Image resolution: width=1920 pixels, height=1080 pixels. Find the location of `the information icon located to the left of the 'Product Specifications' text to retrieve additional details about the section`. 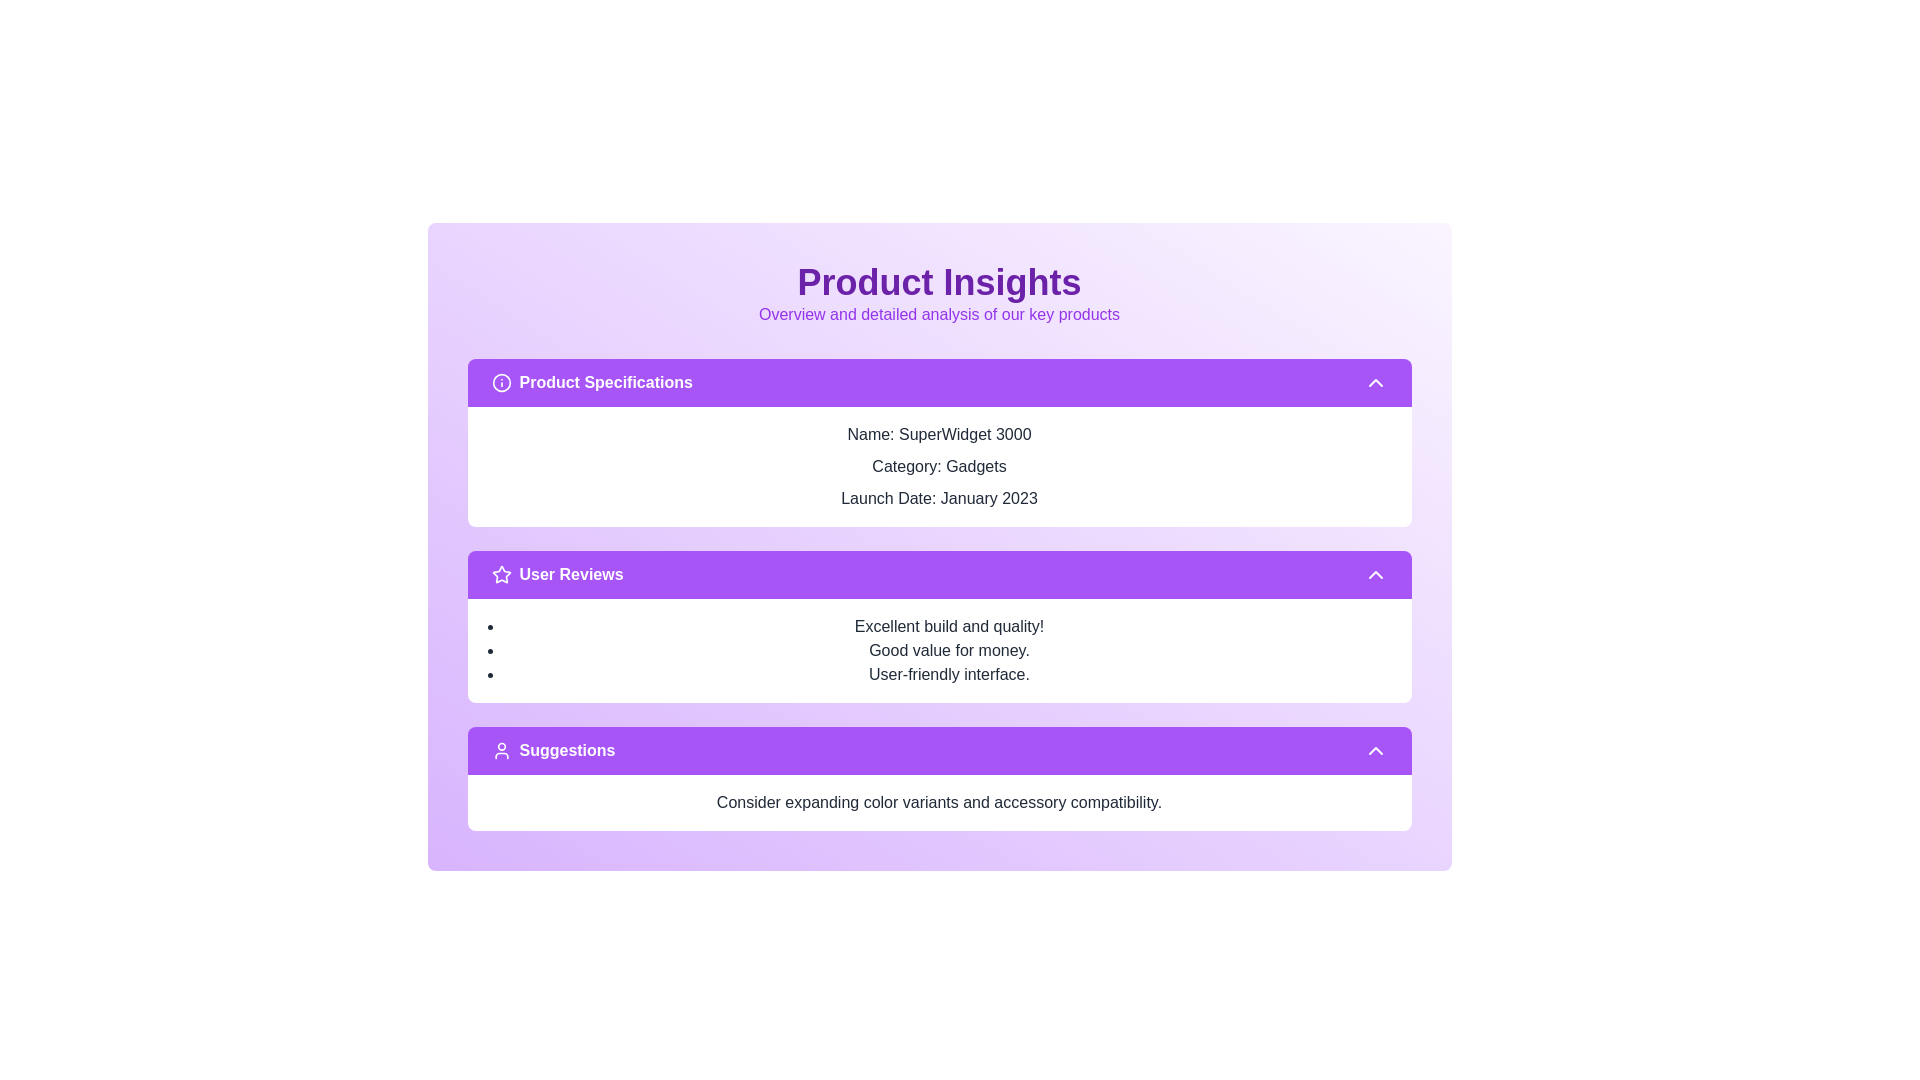

the information icon located to the left of the 'Product Specifications' text to retrieve additional details about the section is located at coordinates (501, 382).